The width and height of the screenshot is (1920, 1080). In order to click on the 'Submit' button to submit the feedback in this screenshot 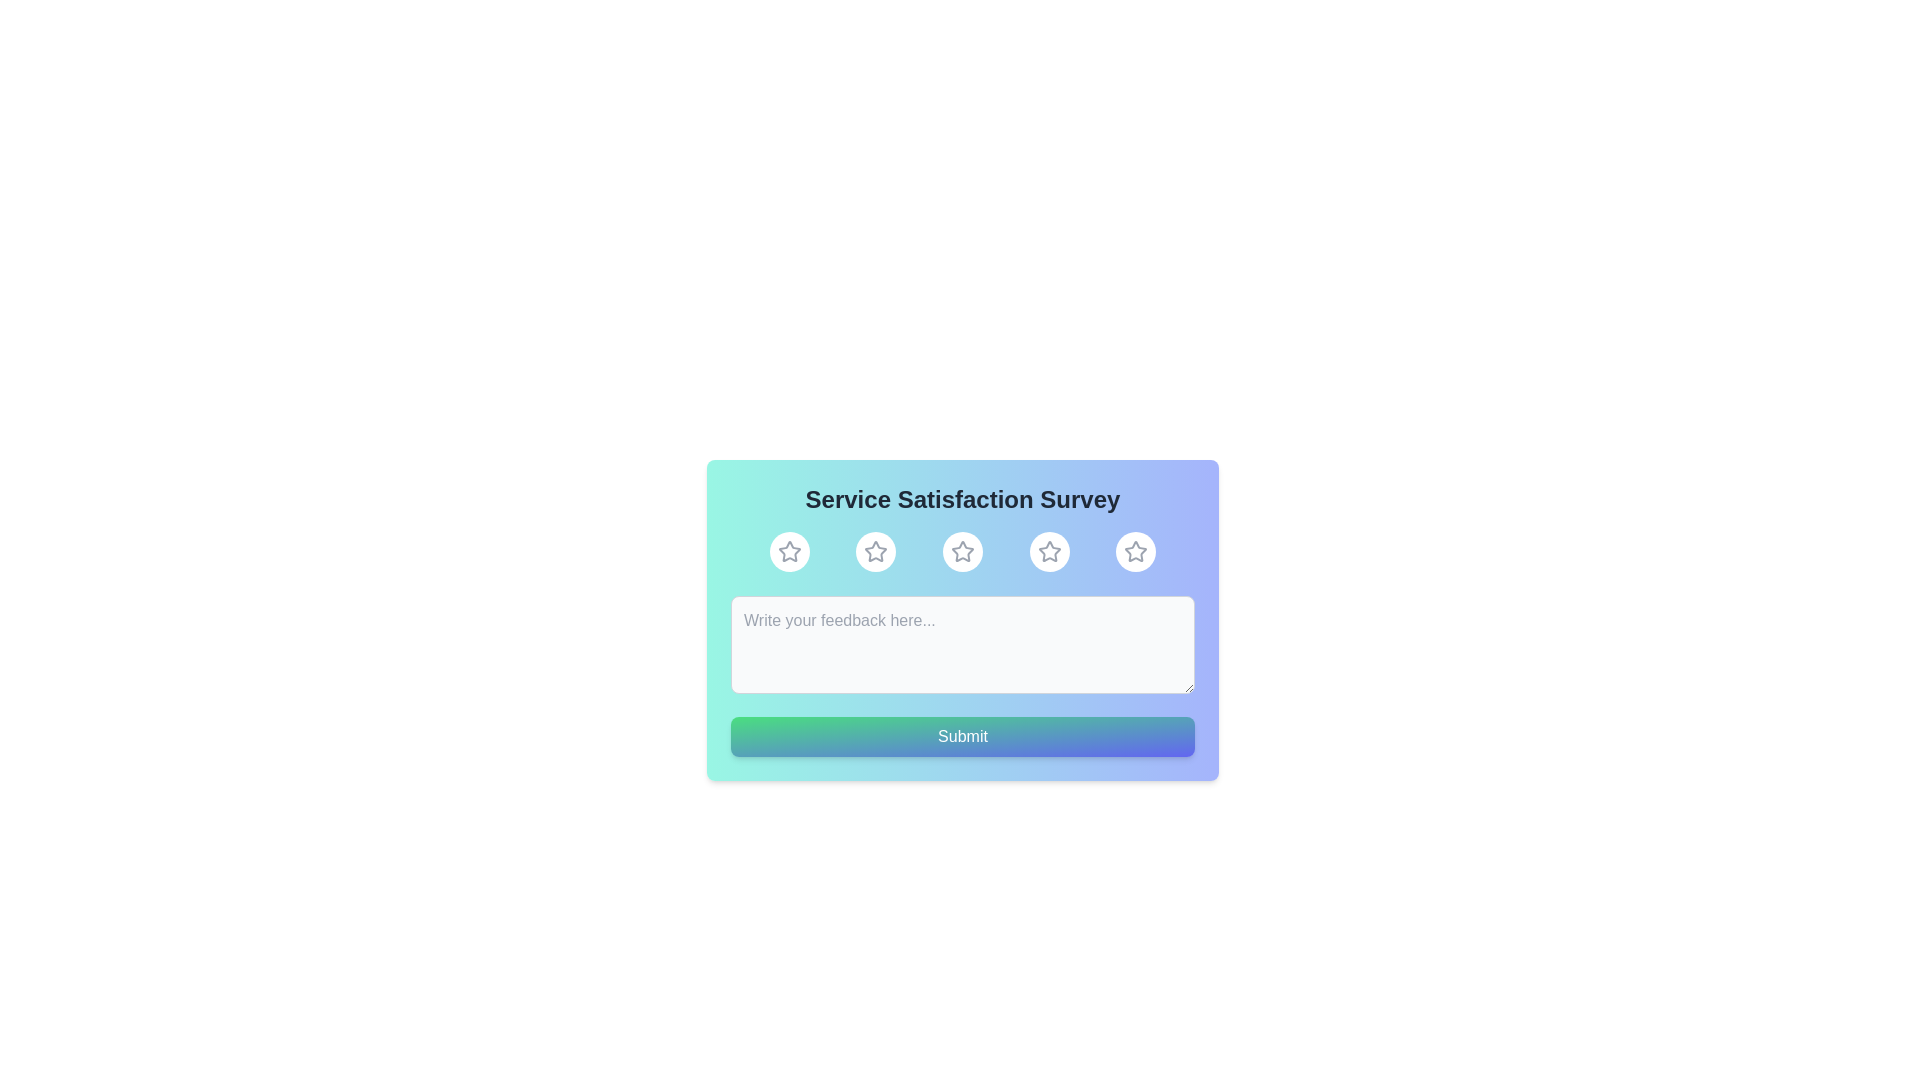, I will do `click(963, 736)`.